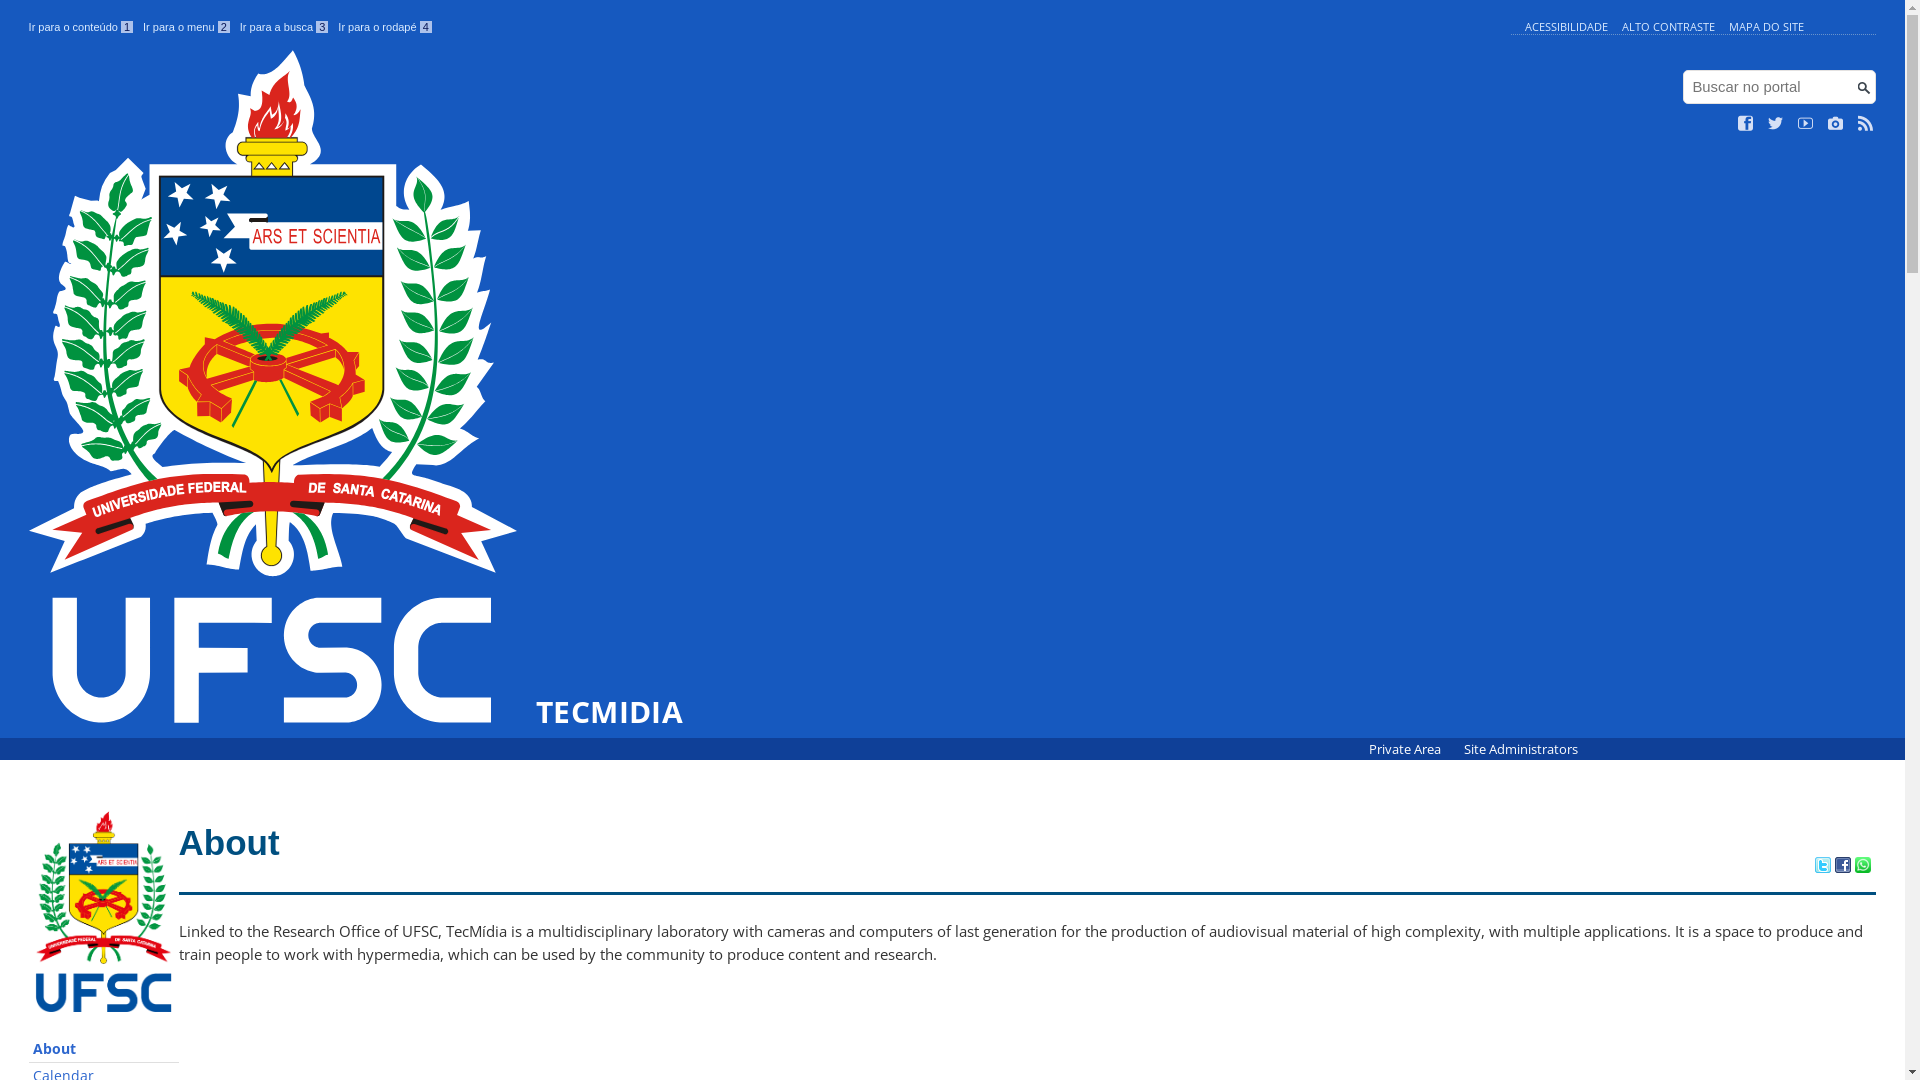  What do you see at coordinates (1766, 26) in the screenshot?
I see `'MAPA DO SITE'` at bounding box center [1766, 26].